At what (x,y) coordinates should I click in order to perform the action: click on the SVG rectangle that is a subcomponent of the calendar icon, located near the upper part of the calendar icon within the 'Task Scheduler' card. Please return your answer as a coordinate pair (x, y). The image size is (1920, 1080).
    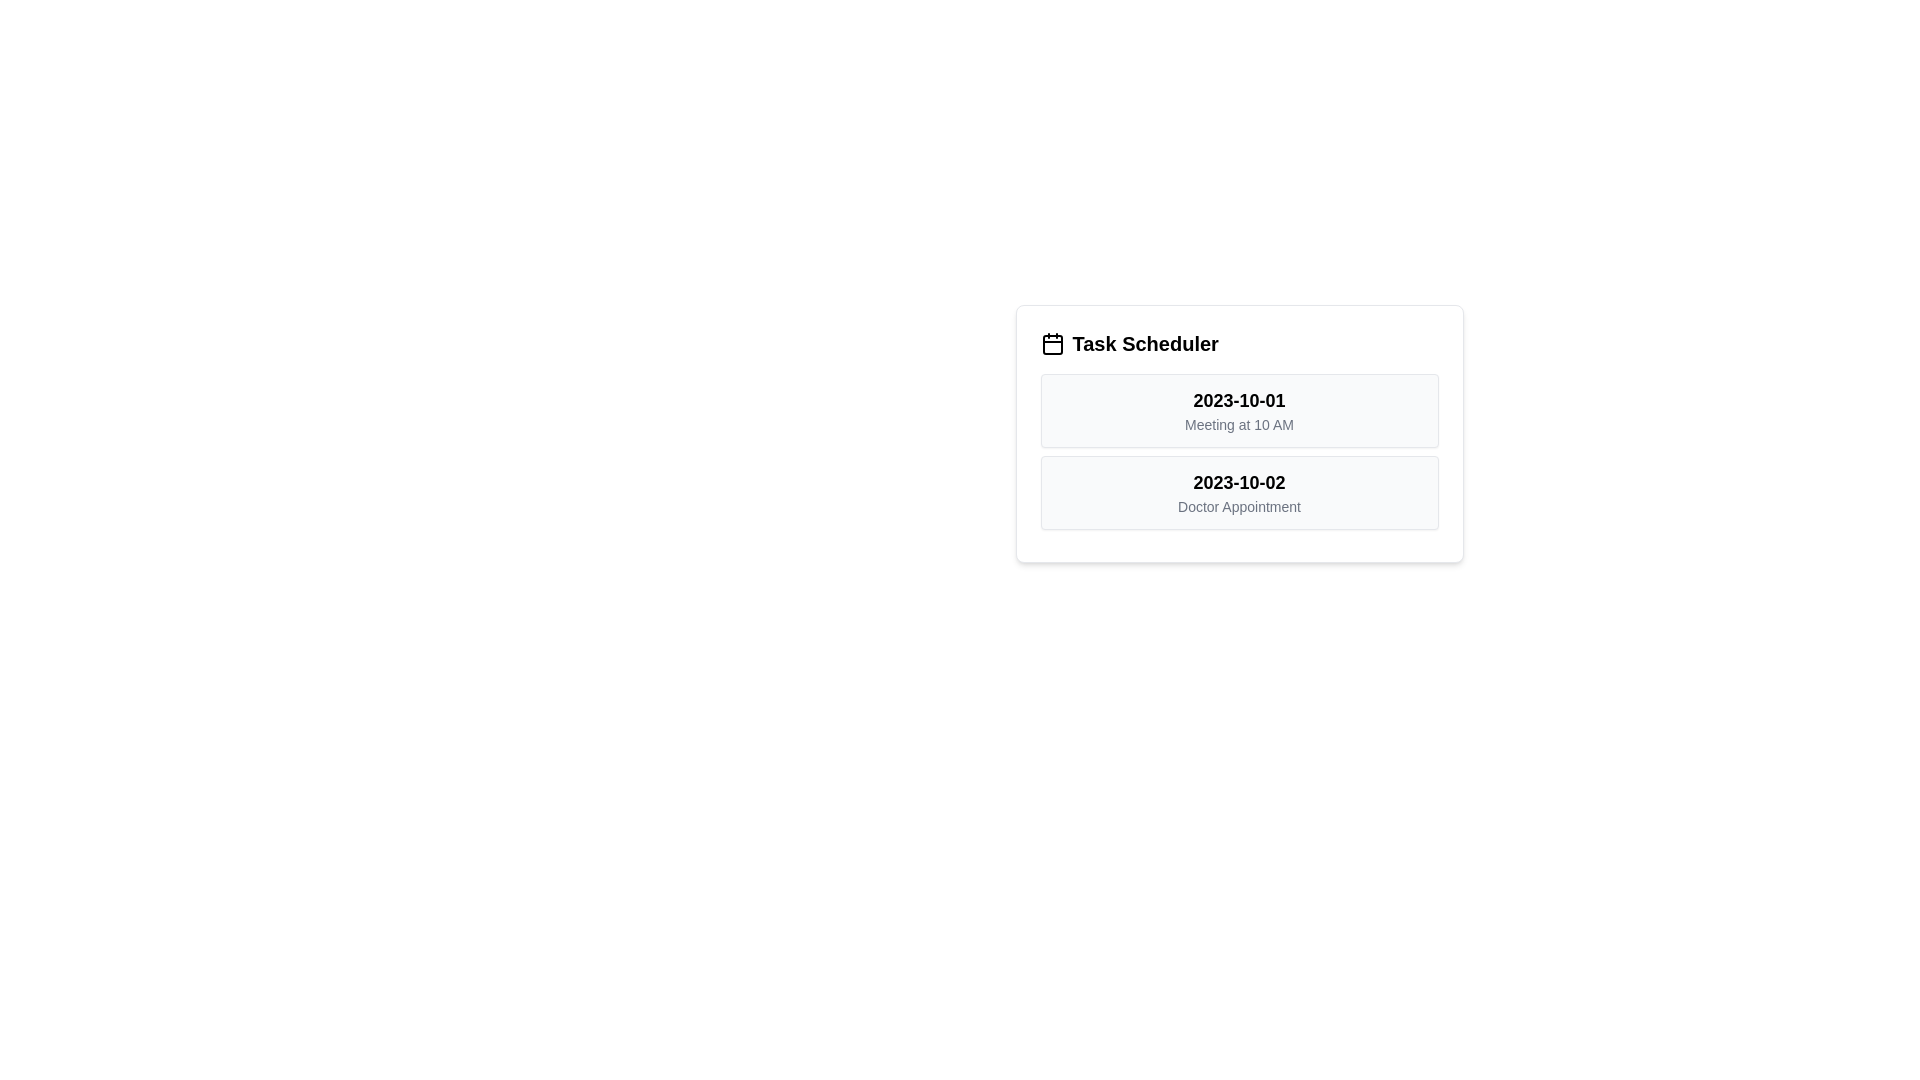
    Looking at the image, I should click on (1051, 343).